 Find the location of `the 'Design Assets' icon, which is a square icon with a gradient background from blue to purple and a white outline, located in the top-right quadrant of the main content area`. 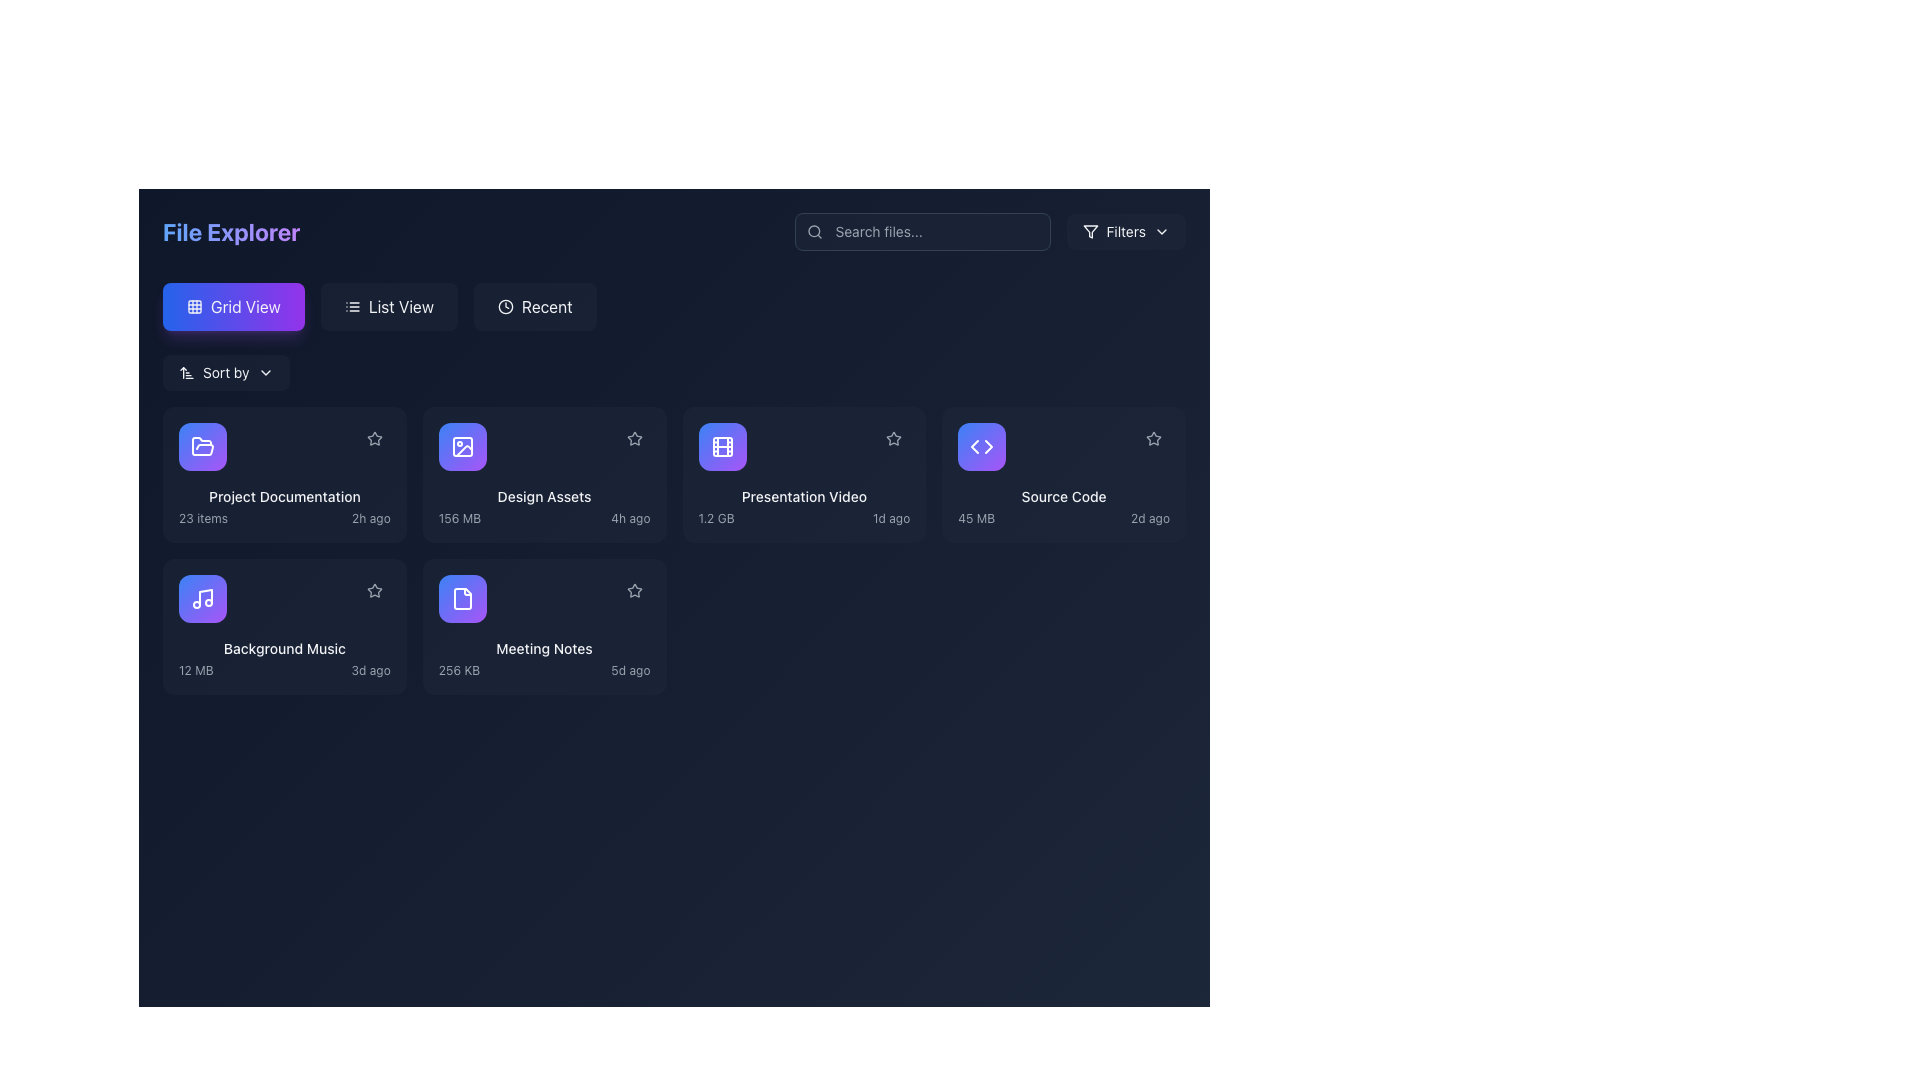

the 'Design Assets' icon, which is a square icon with a gradient background from blue to purple and a white outline, located in the top-right quadrant of the main content area is located at coordinates (461, 446).